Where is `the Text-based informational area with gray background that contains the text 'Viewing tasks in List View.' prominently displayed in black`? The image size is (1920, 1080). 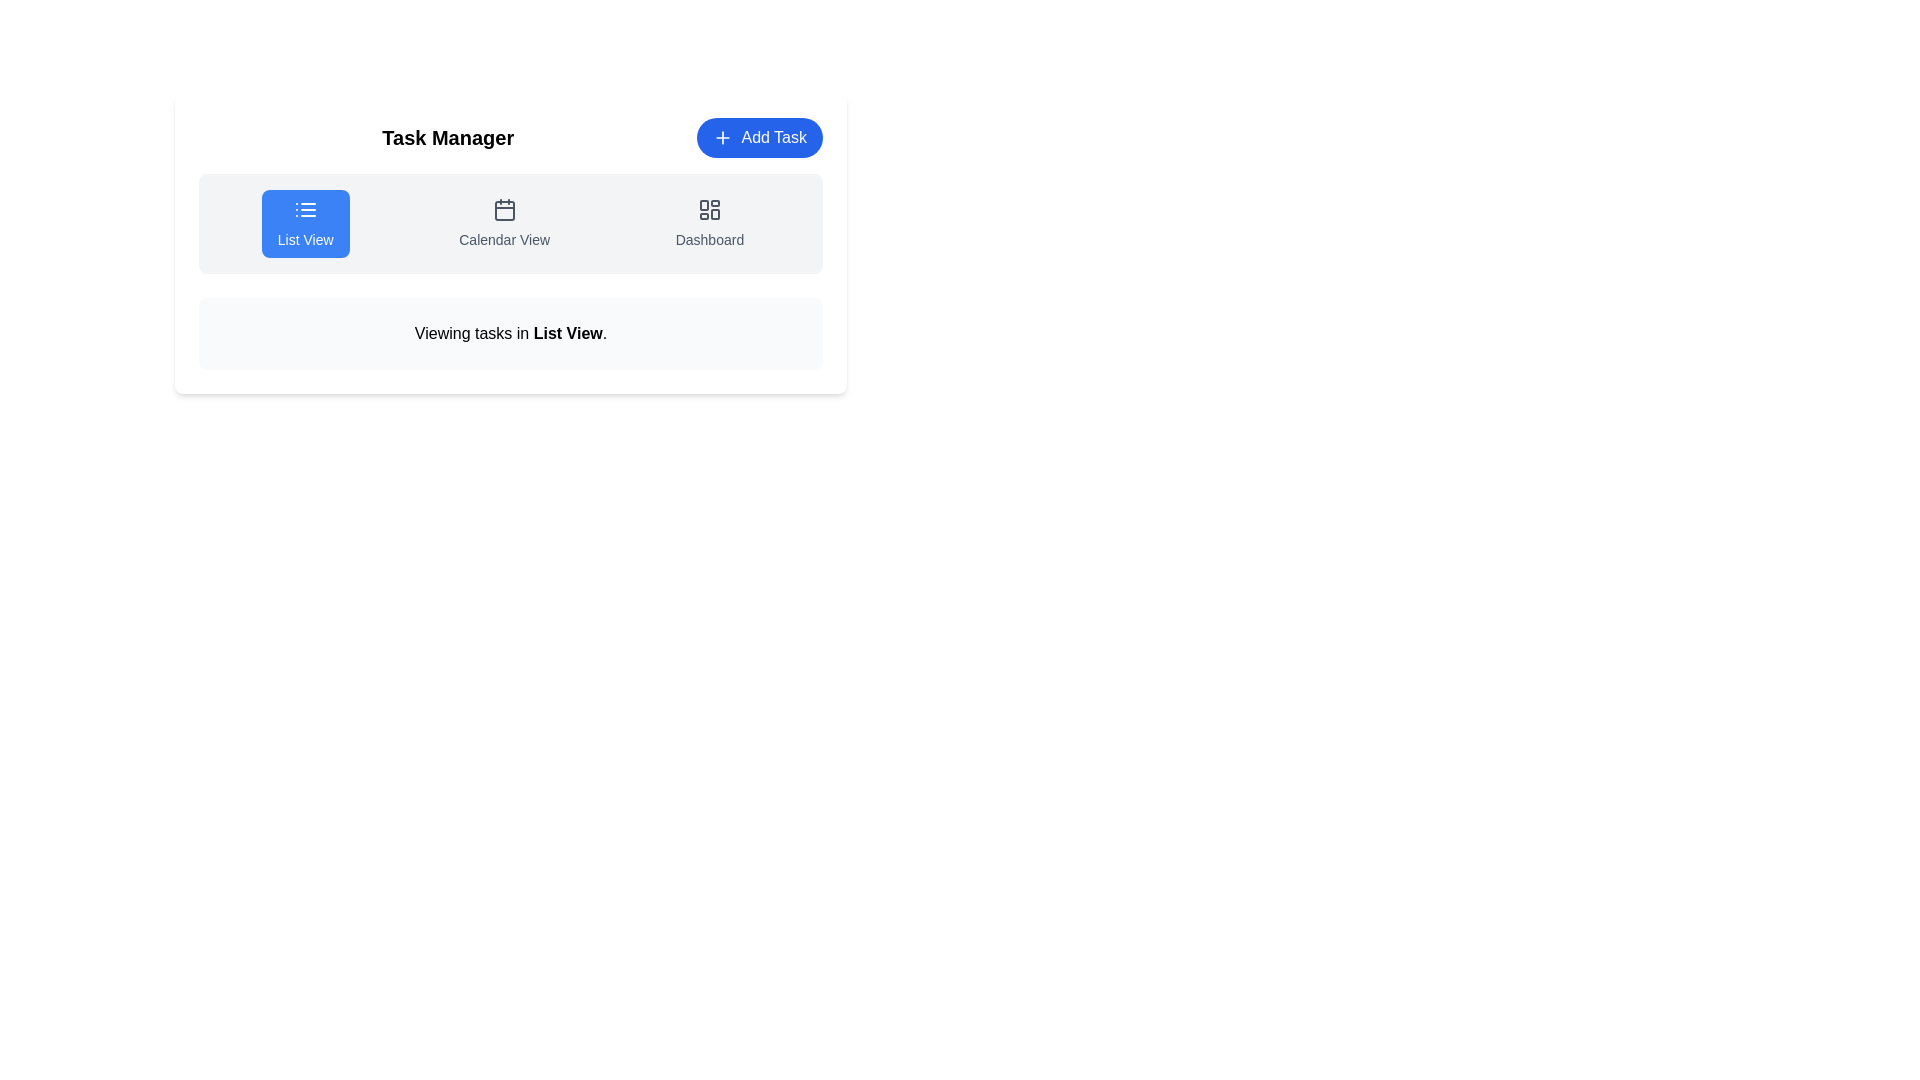 the Text-based informational area with gray background that contains the text 'Viewing tasks in List View.' prominently displayed in black is located at coordinates (510, 333).